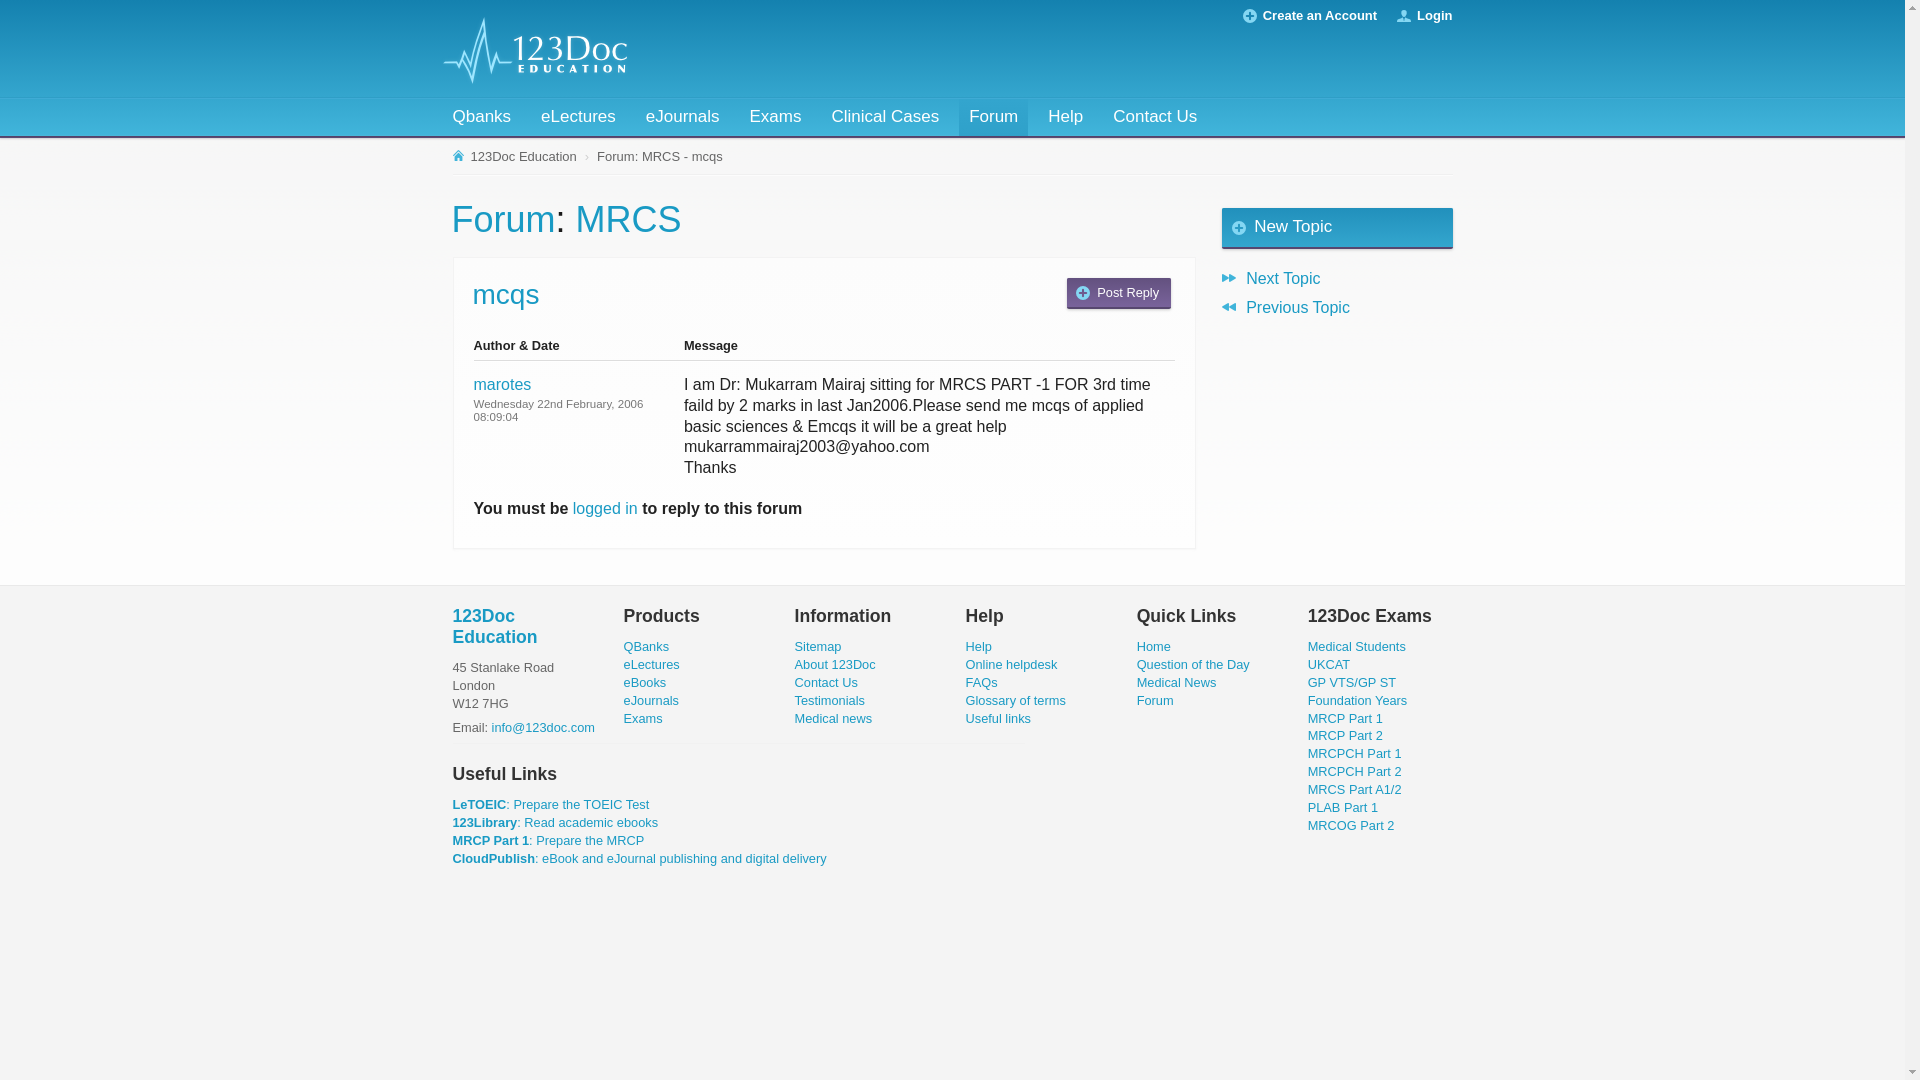 This screenshot has width=1920, height=1080. Describe the element at coordinates (604, 507) in the screenshot. I see `'logged in'` at that location.